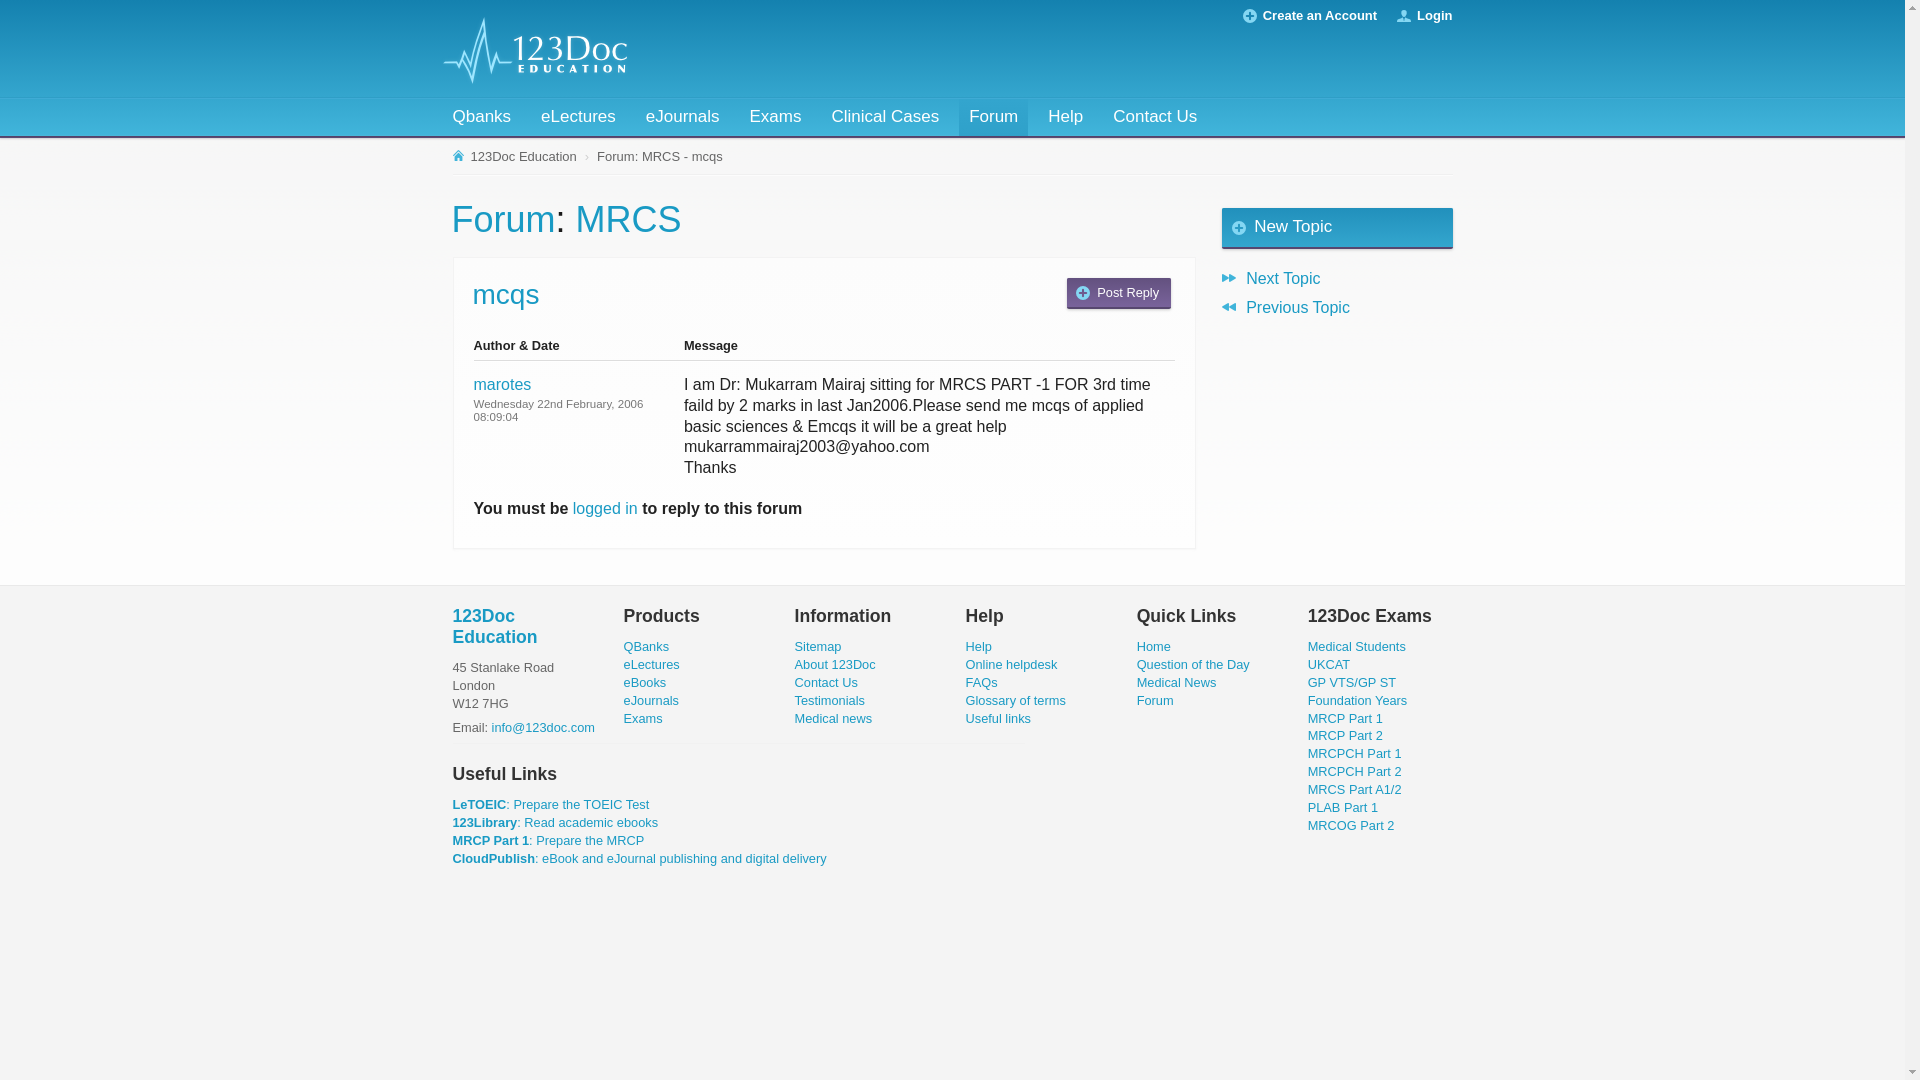 This screenshot has width=1920, height=1080. Describe the element at coordinates (604, 507) in the screenshot. I see `'logged in'` at that location.